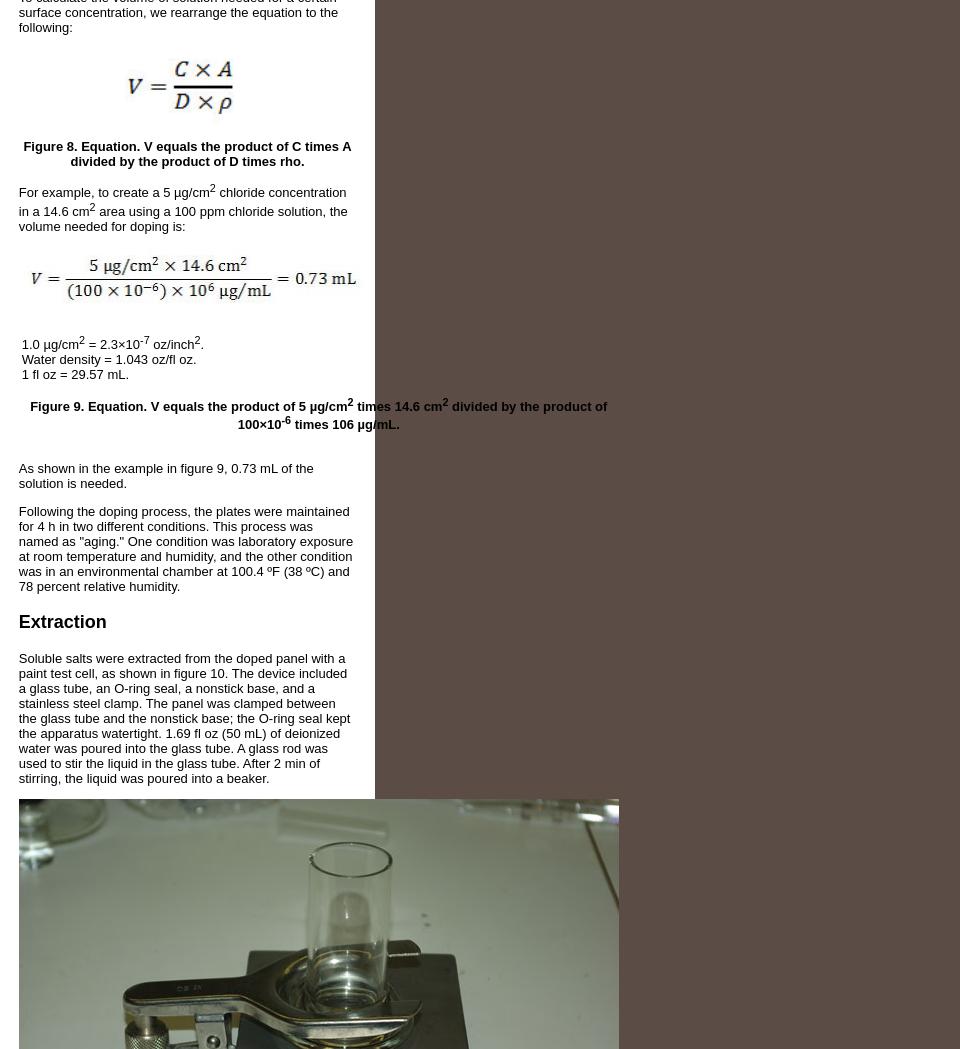 This screenshot has height=1049, width=960. What do you see at coordinates (112, 343) in the screenshot?
I see `'= 2.3×10'` at bounding box center [112, 343].